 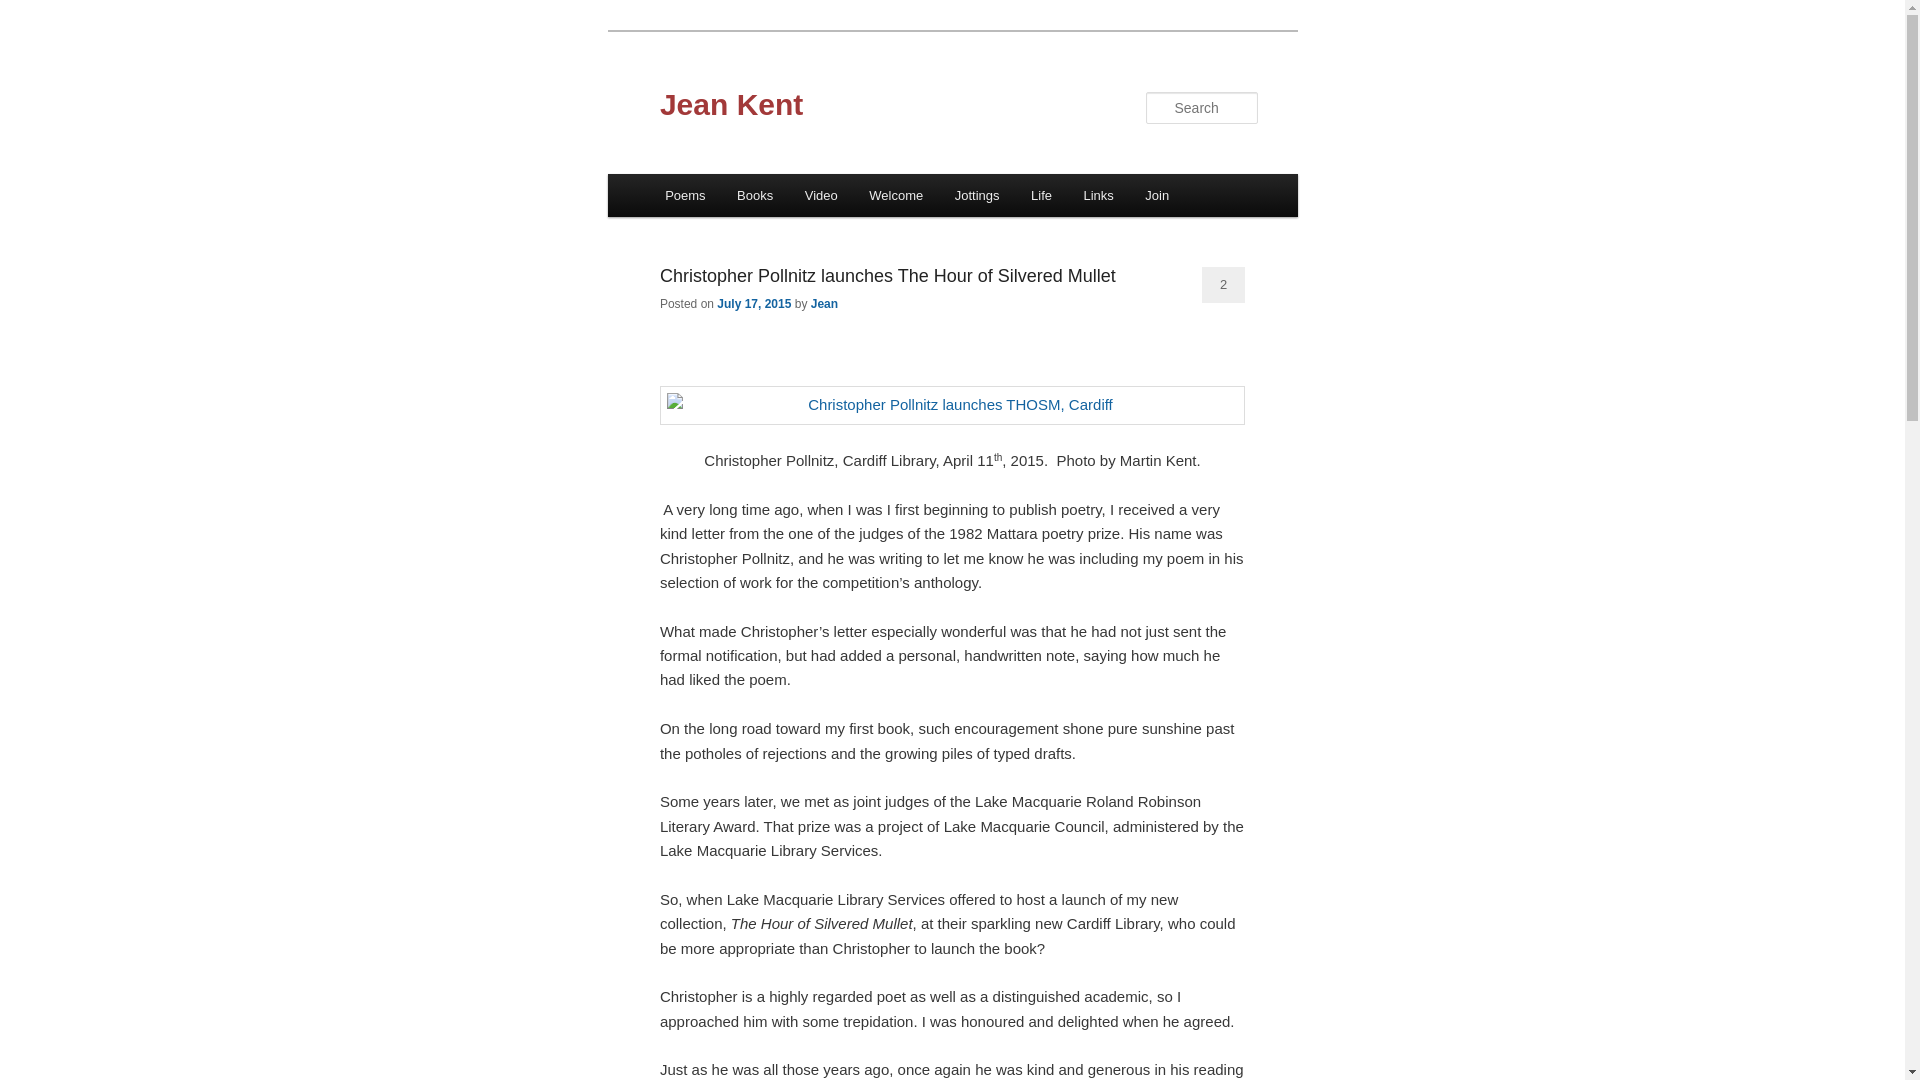 What do you see at coordinates (1098, 195) in the screenshot?
I see `'Links'` at bounding box center [1098, 195].